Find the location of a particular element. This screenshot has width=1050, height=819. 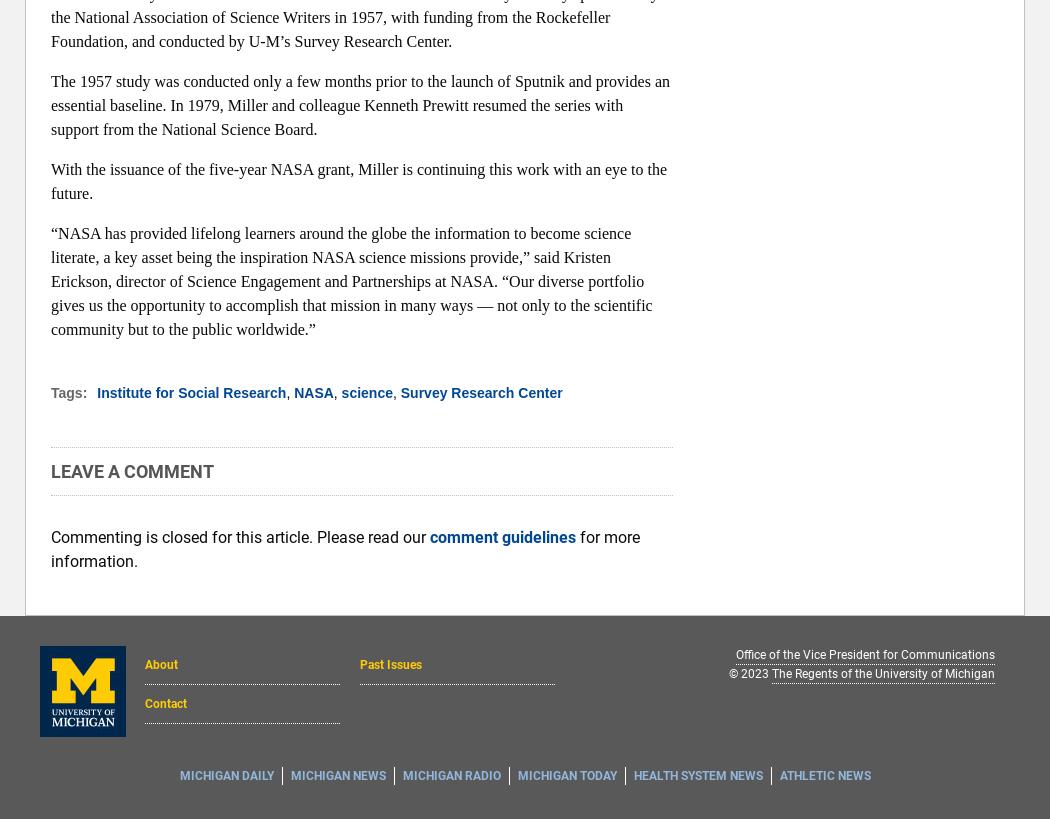

'Michigan Daily' is located at coordinates (225, 776).